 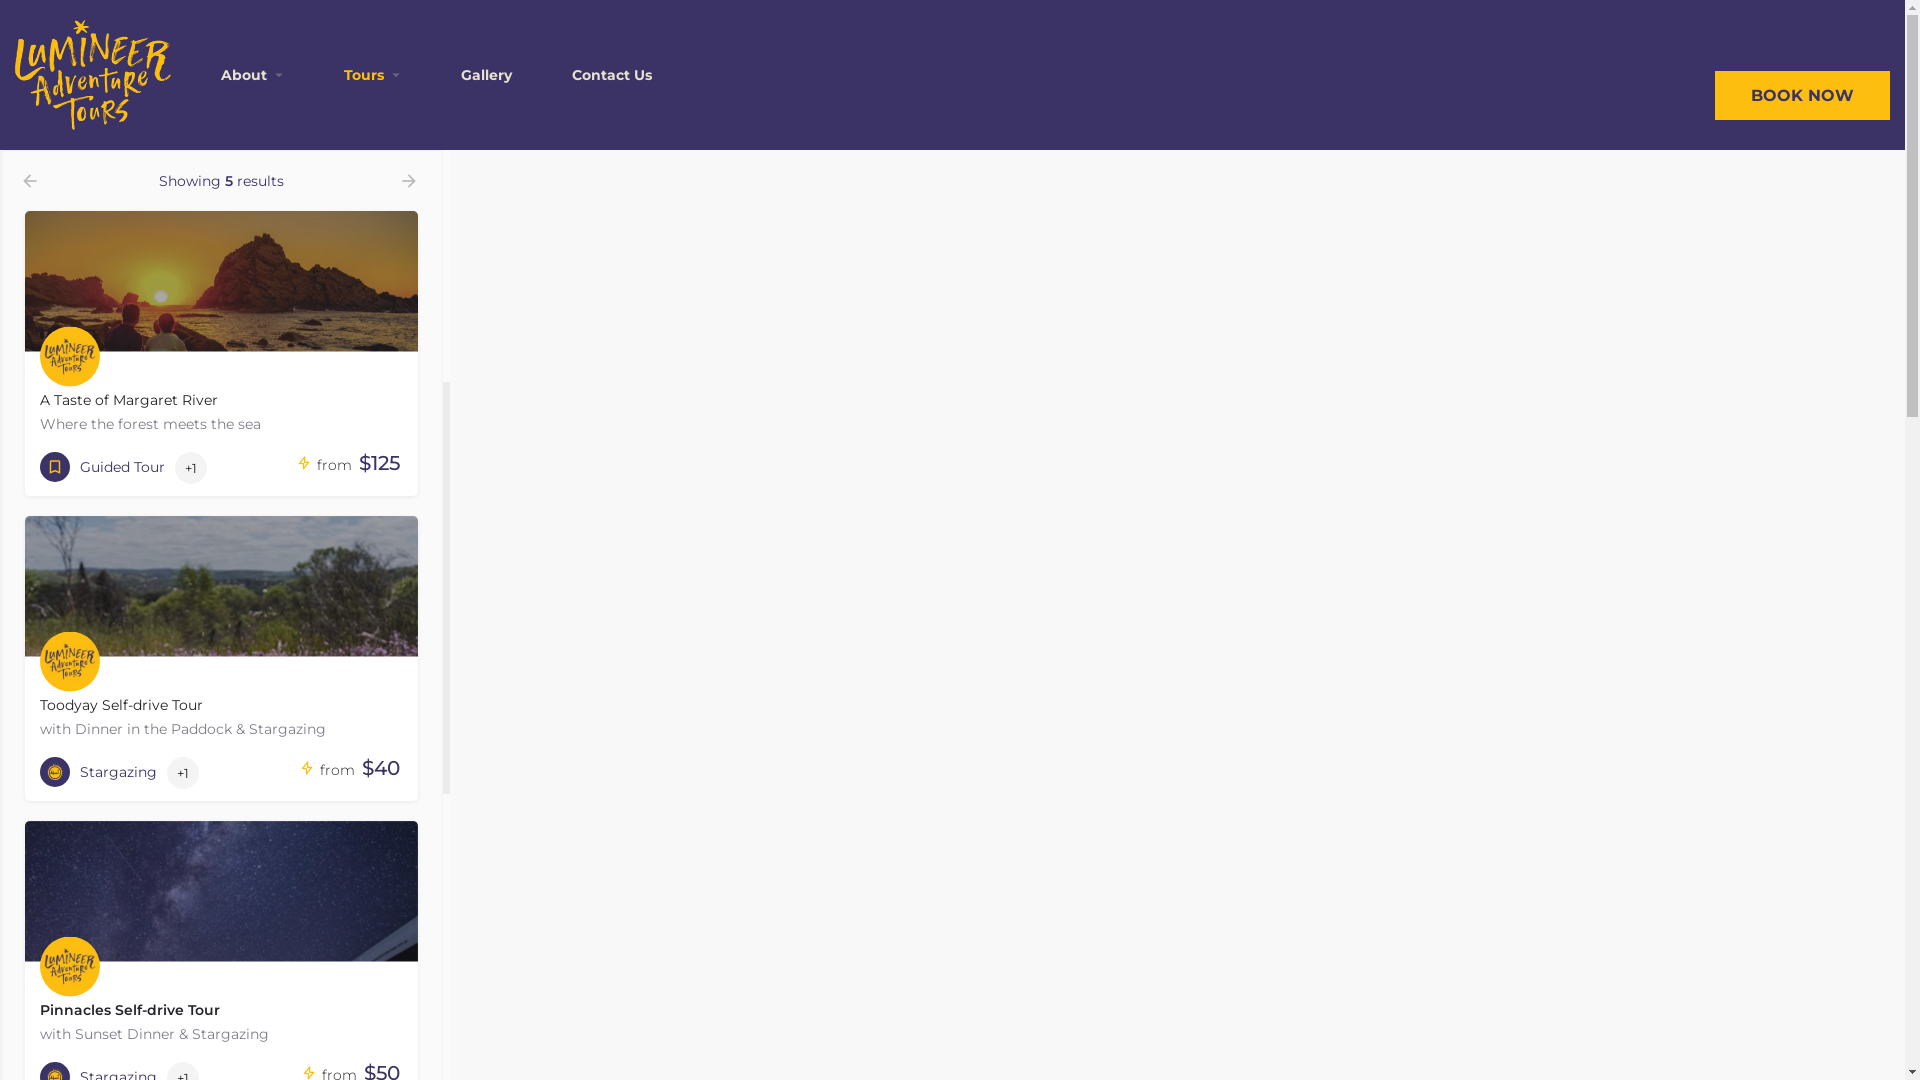 I want to click on 'Stargazing', so click(x=97, y=770).